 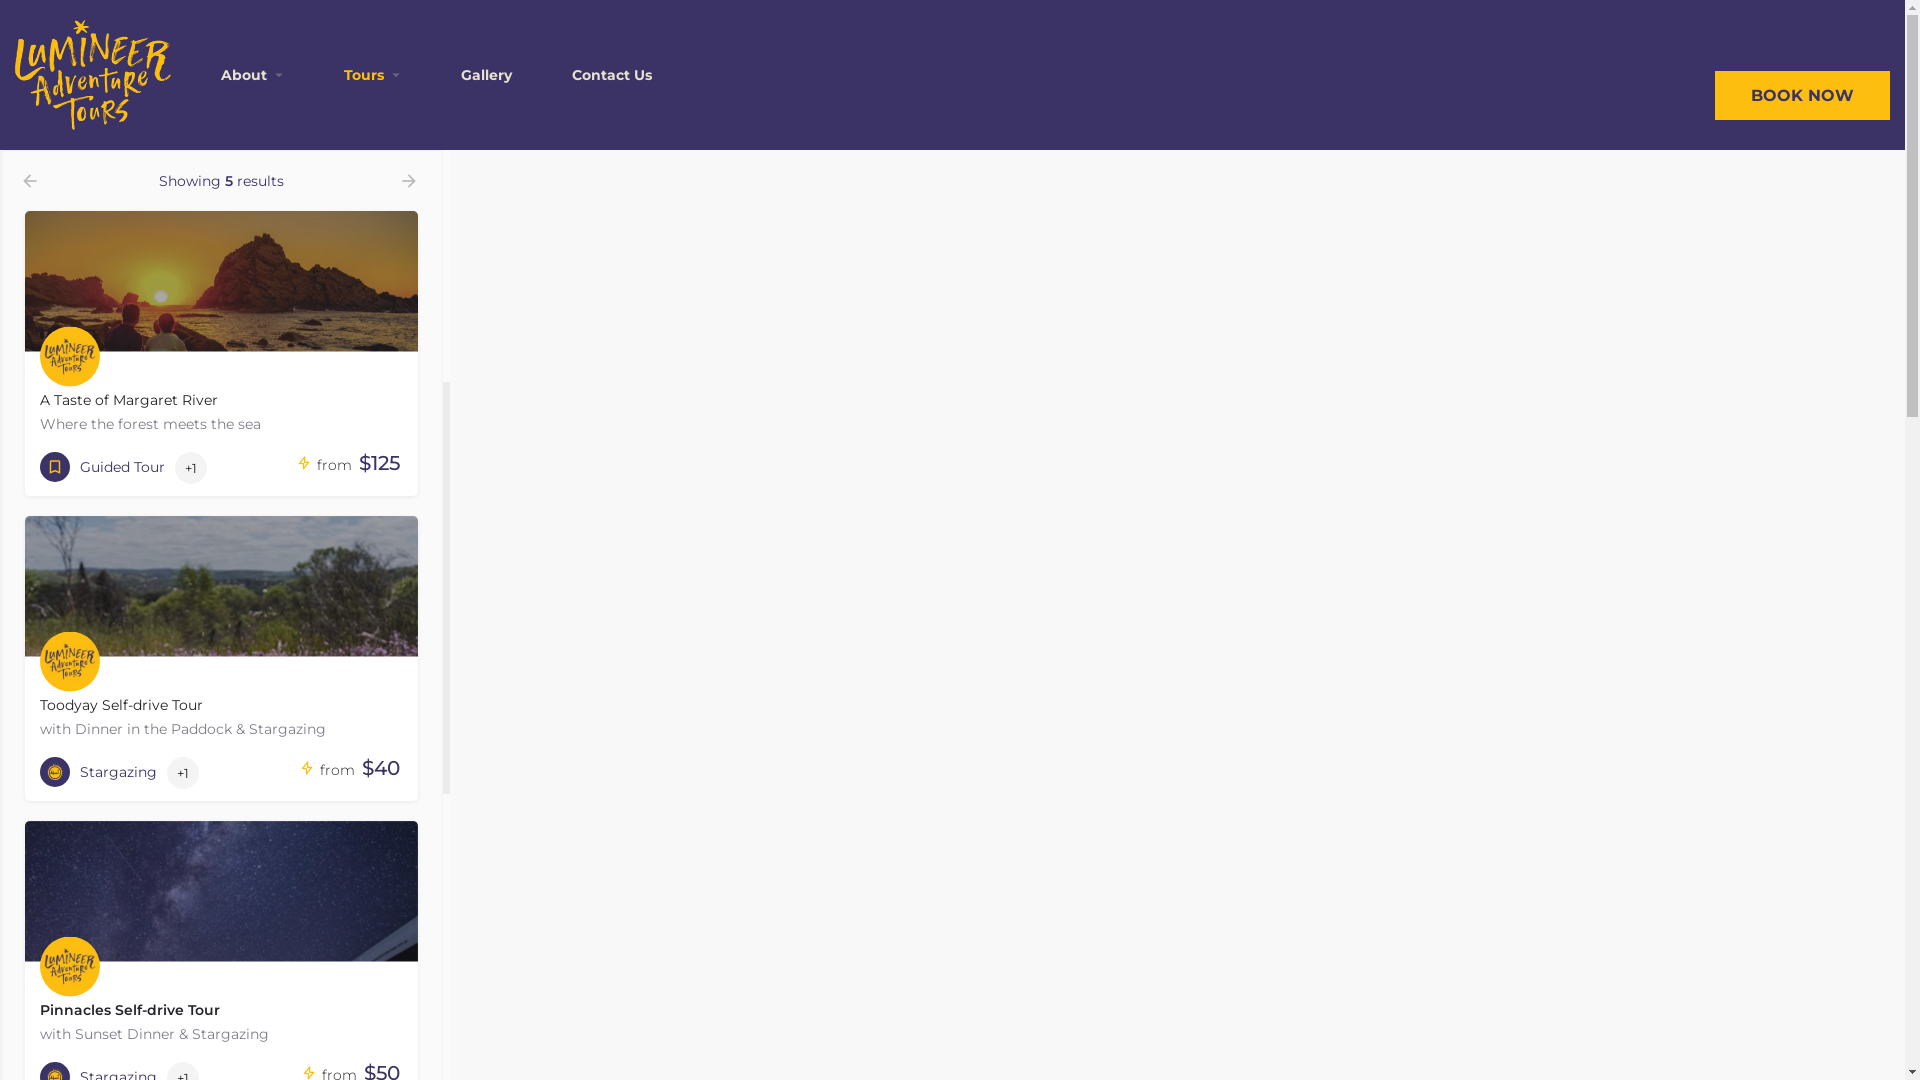 I want to click on 'Stargazing', so click(x=97, y=770).